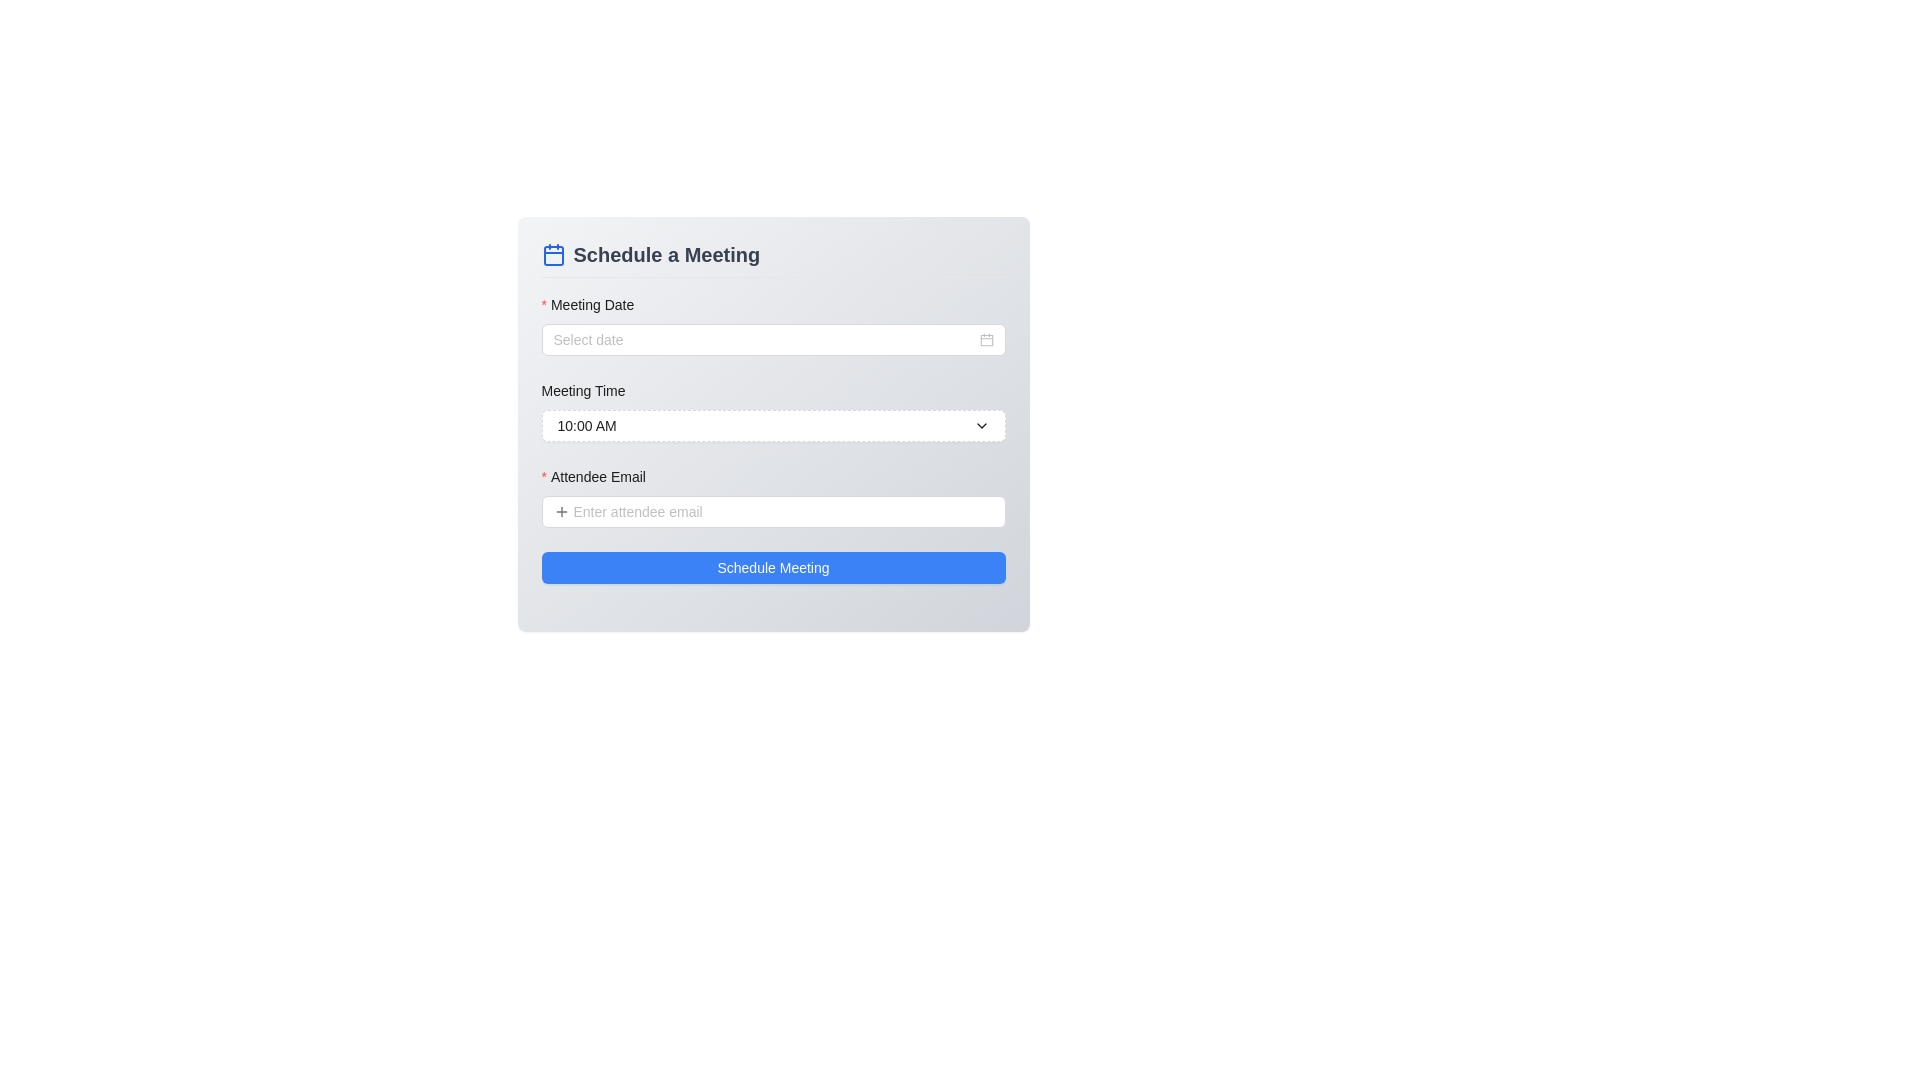  I want to click on the blue button labeled 'Schedule Meeting', so click(772, 567).